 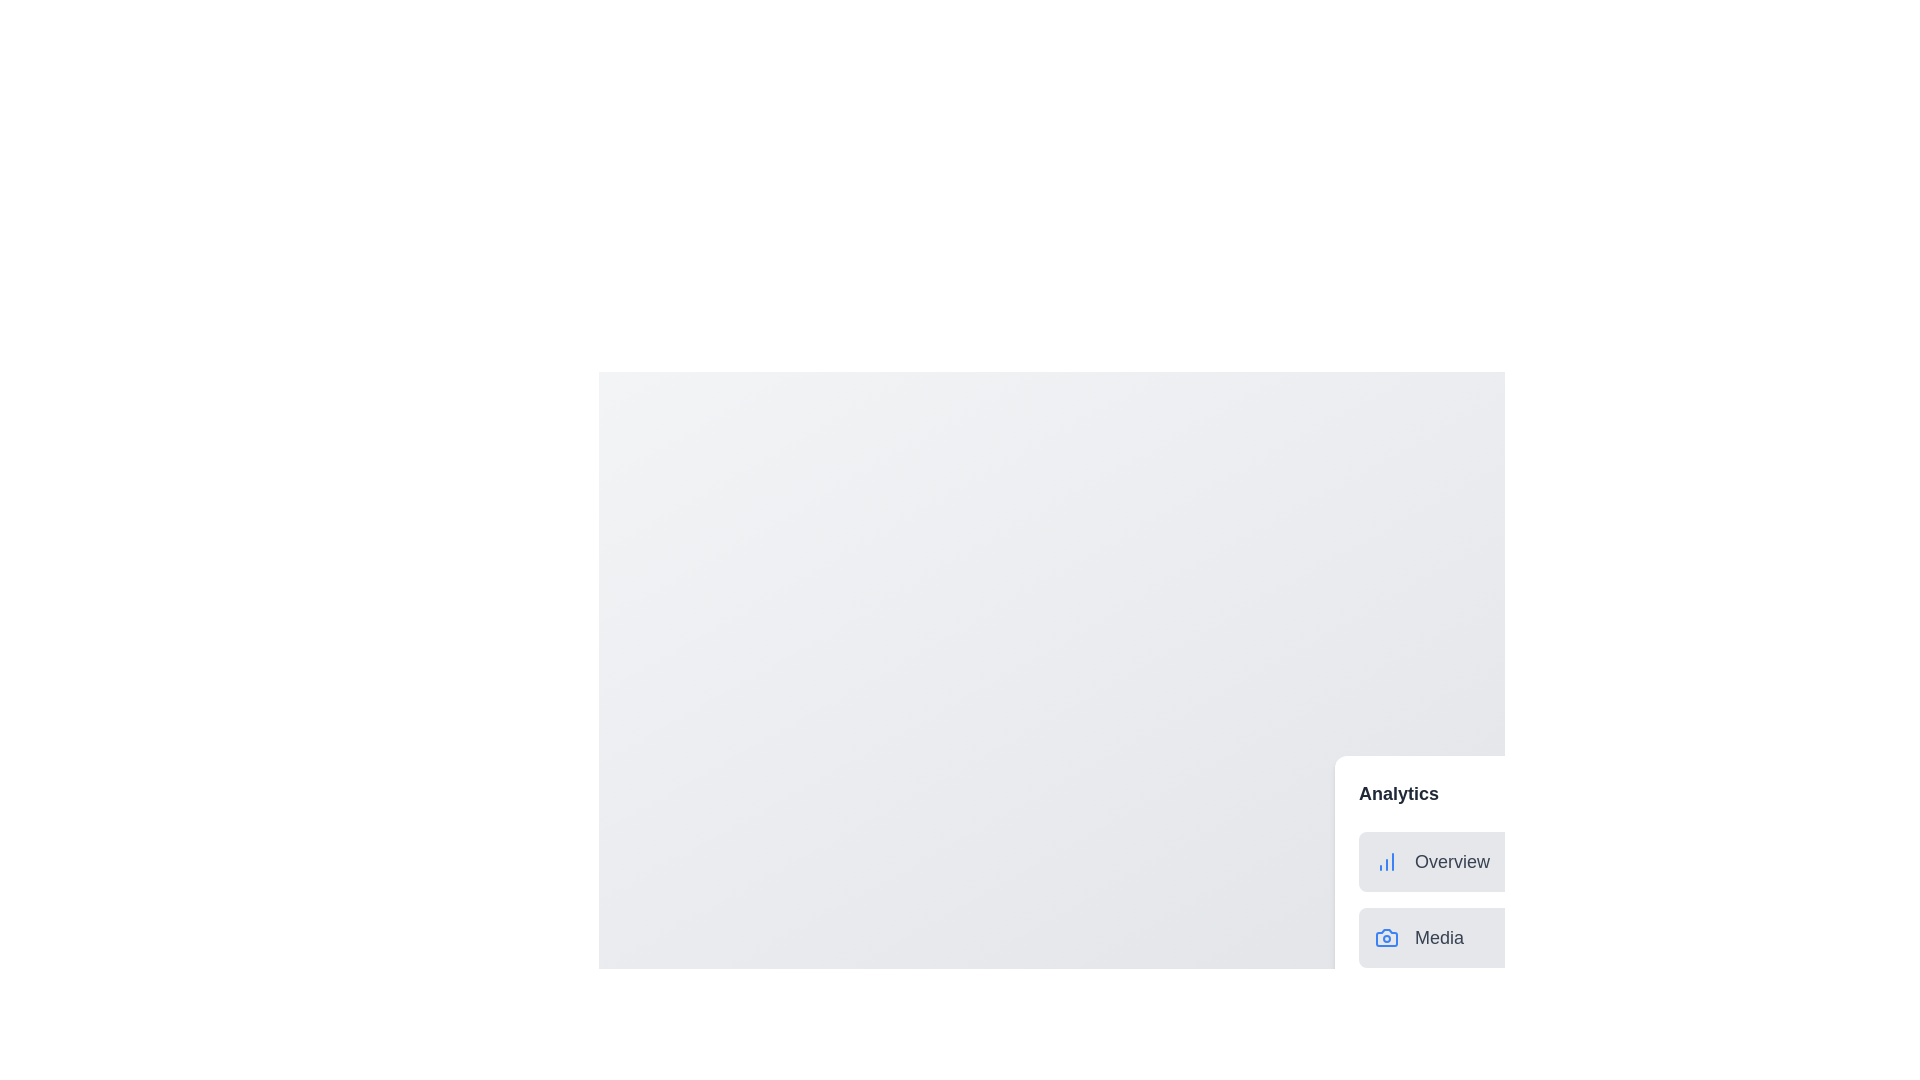 I want to click on the Media section to navigate, so click(x=1558, y=937).